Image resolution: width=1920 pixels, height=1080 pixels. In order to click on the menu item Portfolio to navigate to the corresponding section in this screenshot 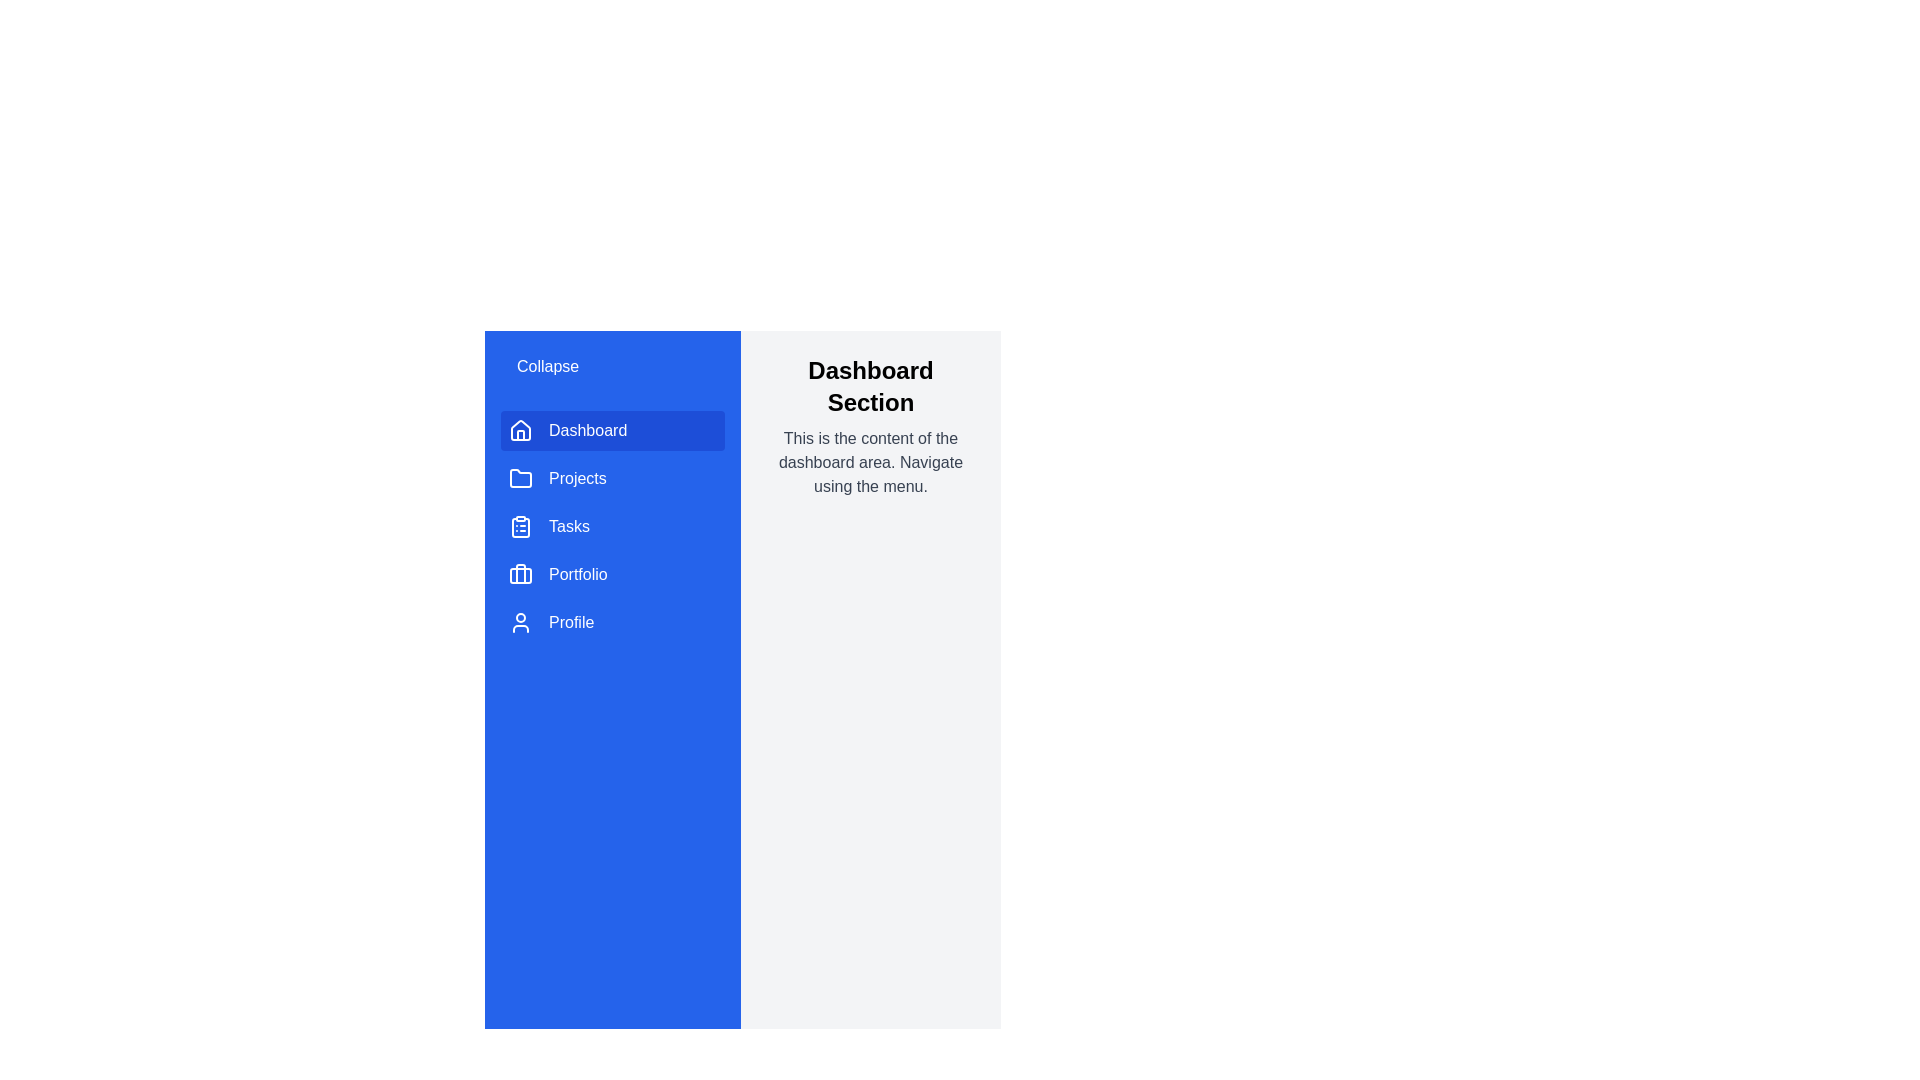, I will do `click(612, 574)`.